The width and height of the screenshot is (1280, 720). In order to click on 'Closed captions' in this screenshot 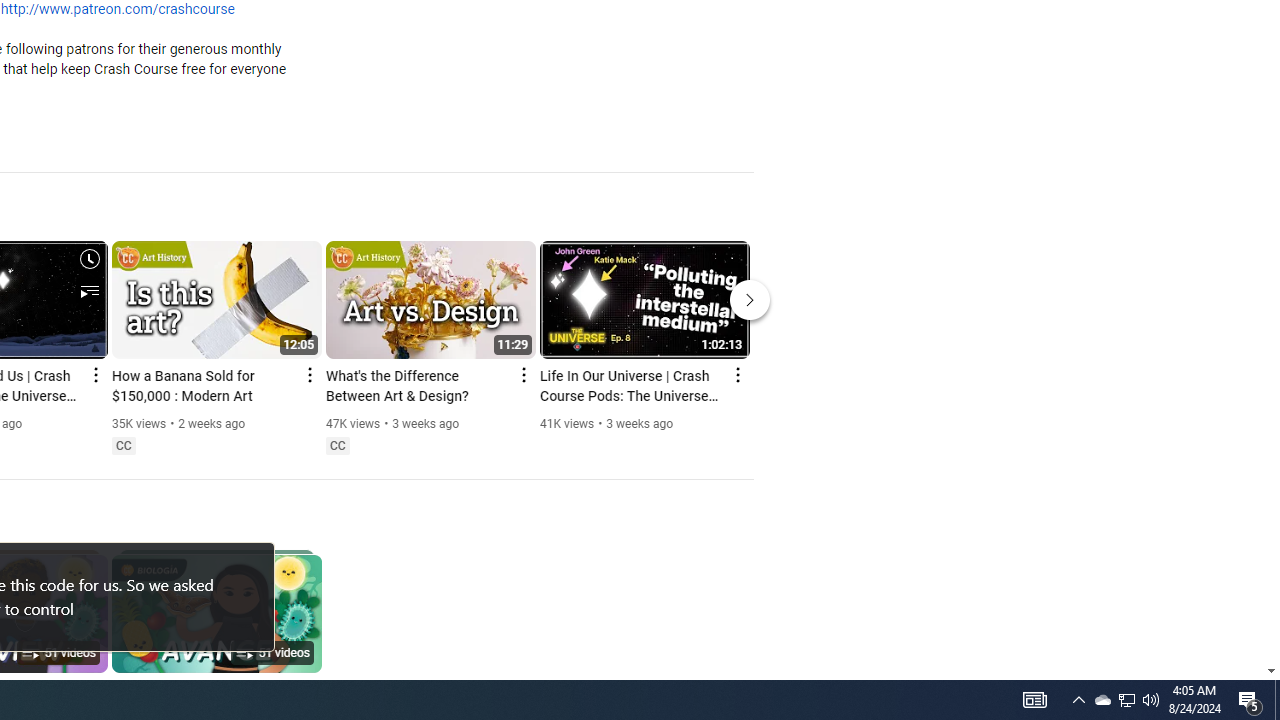, I will do `click(337, 445)`.